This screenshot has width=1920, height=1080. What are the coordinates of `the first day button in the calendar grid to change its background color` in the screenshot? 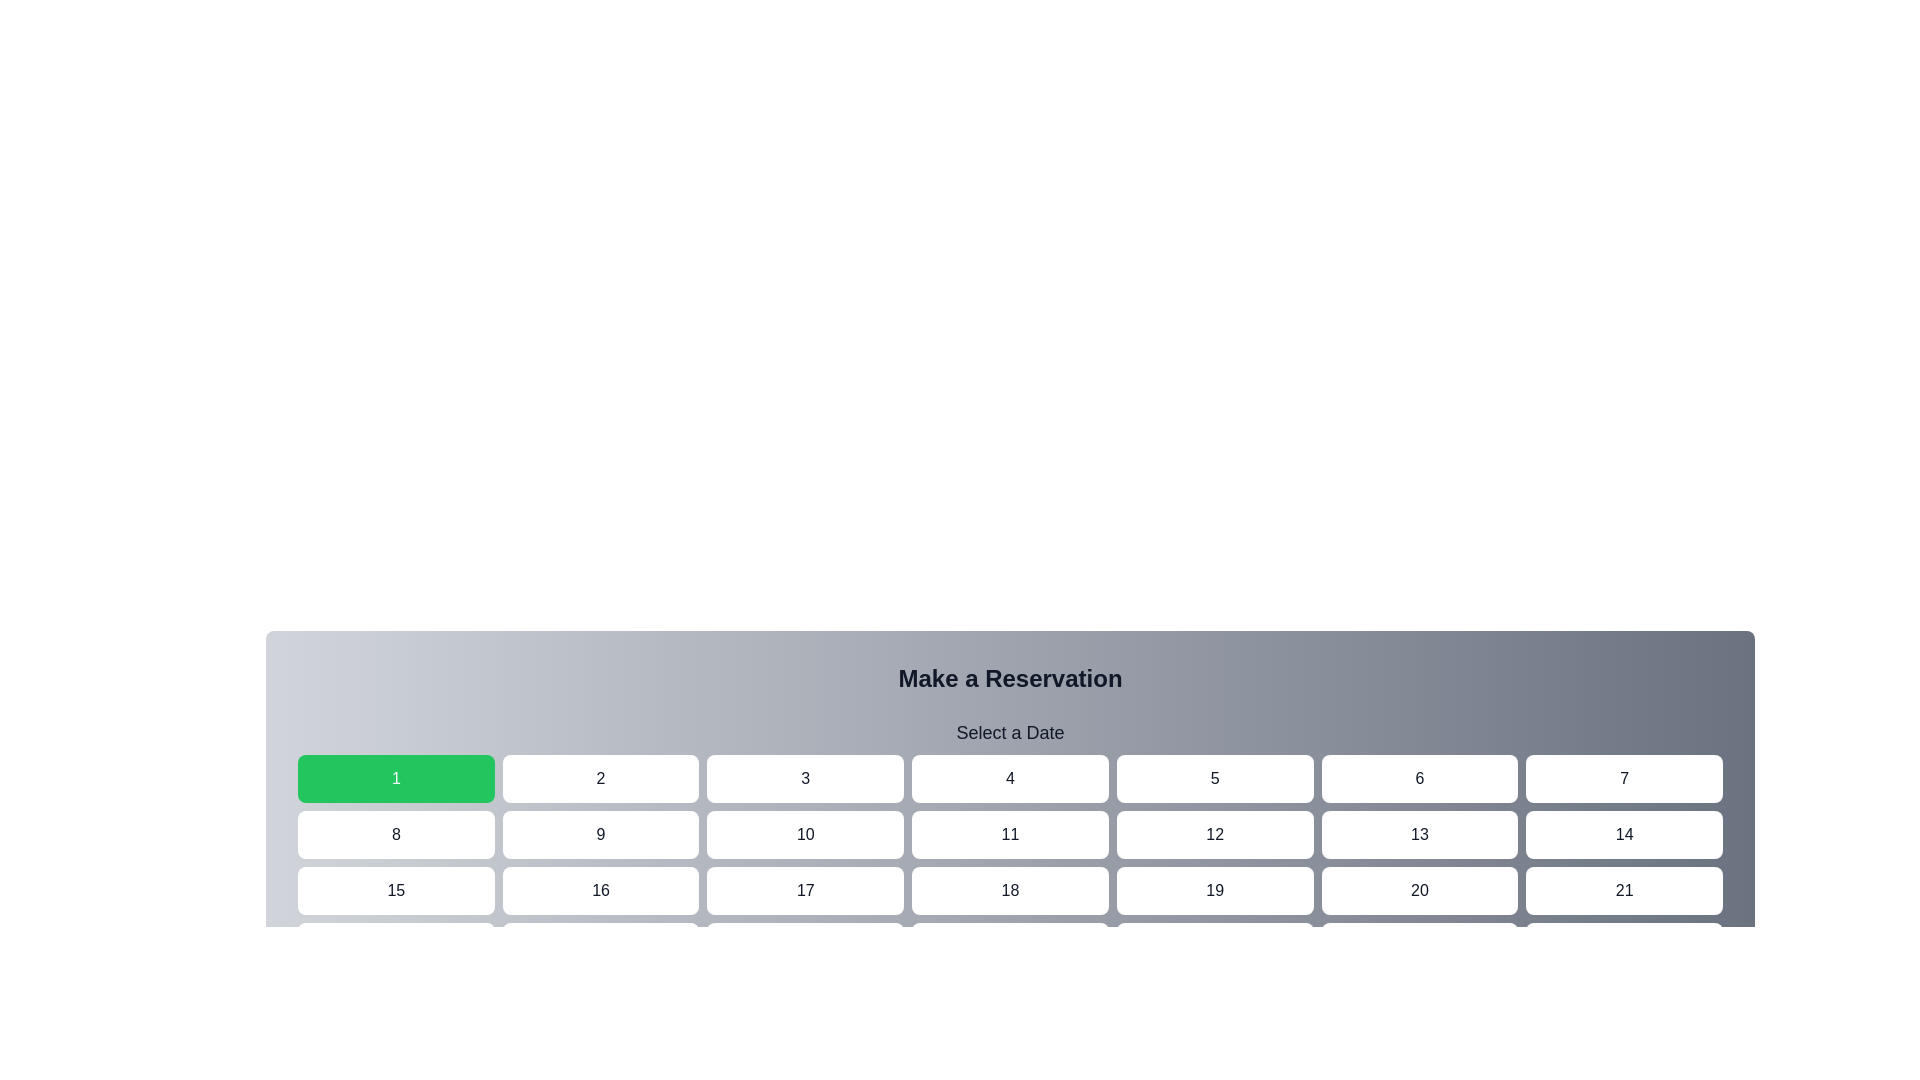 It's located at (396, 778).